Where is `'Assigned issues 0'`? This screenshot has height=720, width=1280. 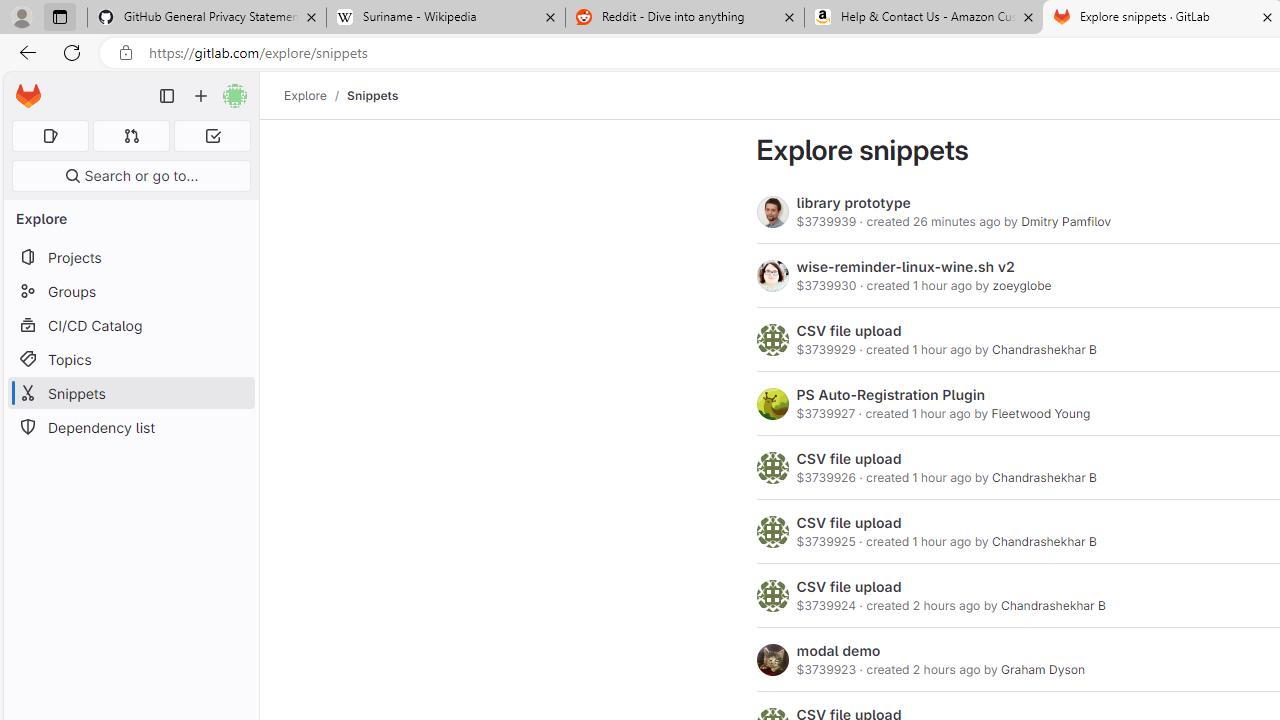
'Assigned issues 0' is located at coordinates (50, 135).